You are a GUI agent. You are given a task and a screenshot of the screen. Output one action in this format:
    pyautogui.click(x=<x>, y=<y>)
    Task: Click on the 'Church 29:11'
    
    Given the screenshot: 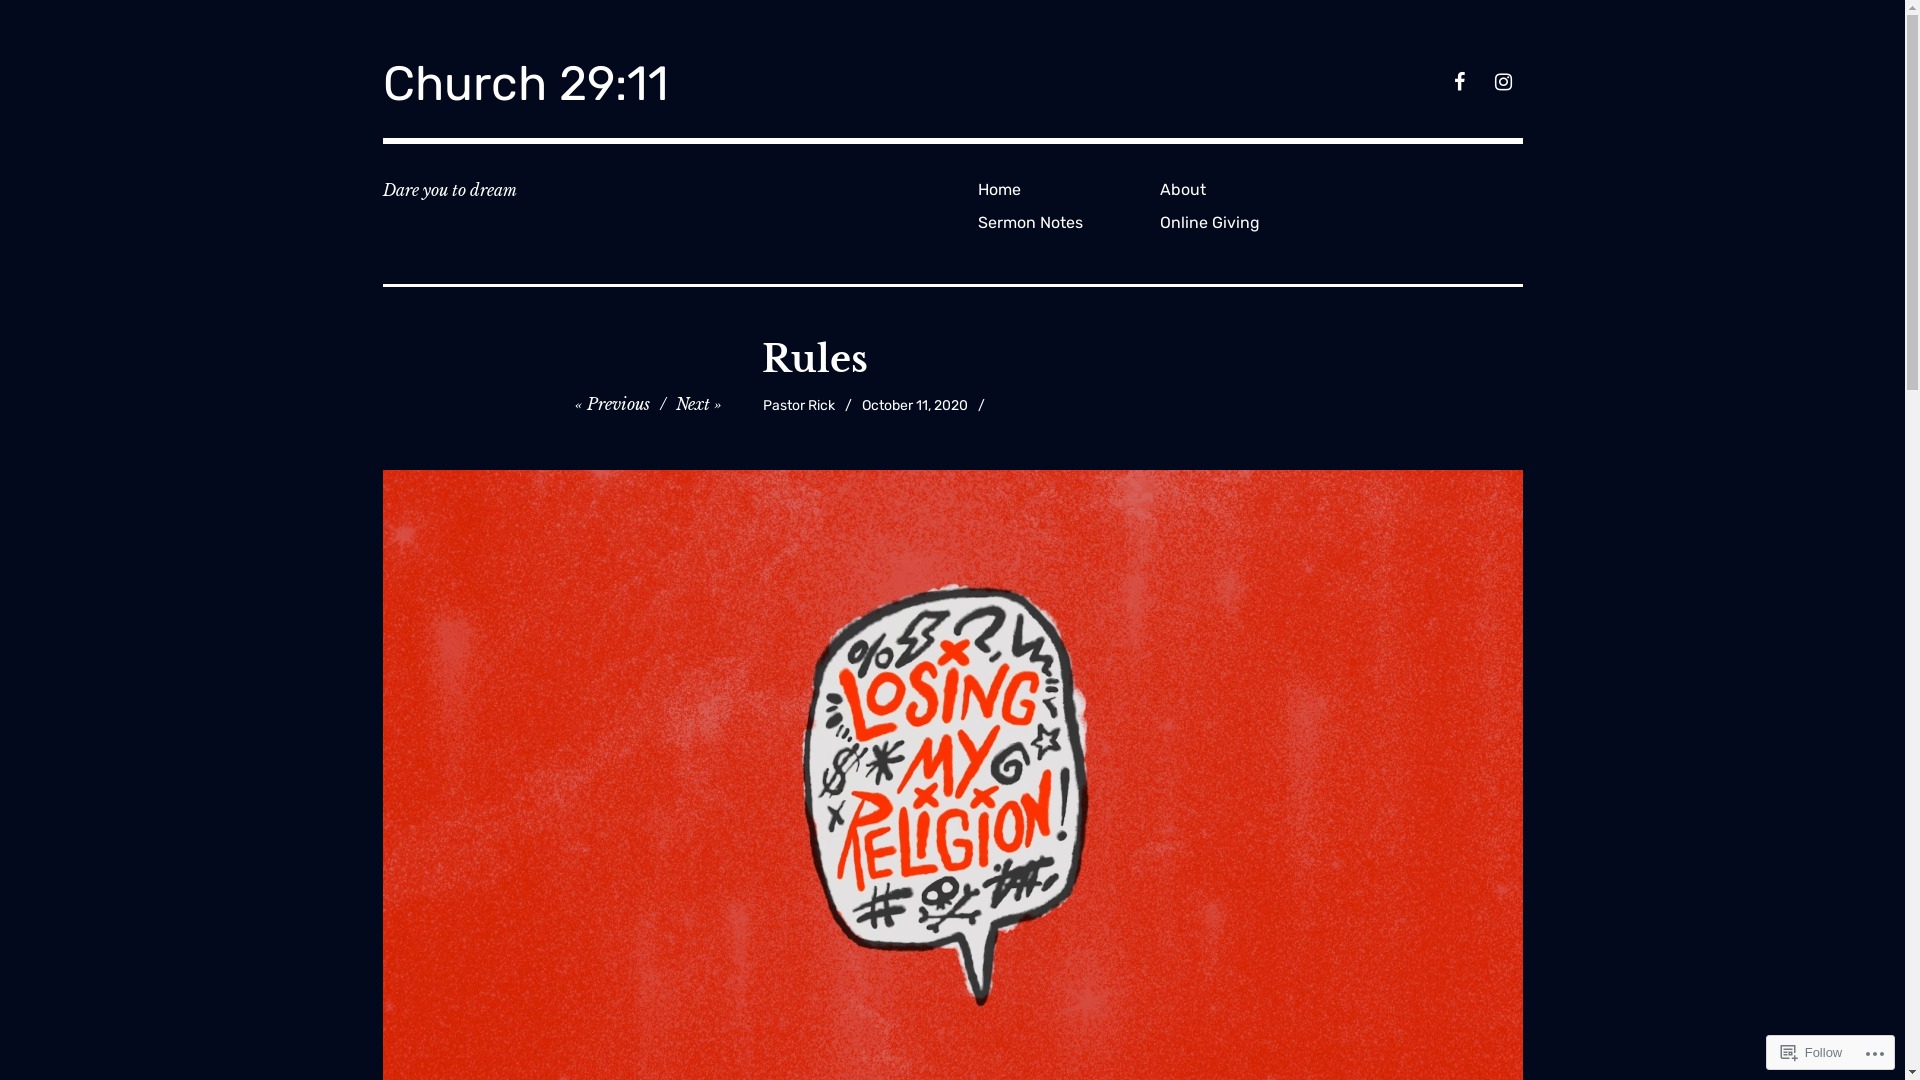 What is the action you would take?
    pyautogui.click(x=524, y=82)
    